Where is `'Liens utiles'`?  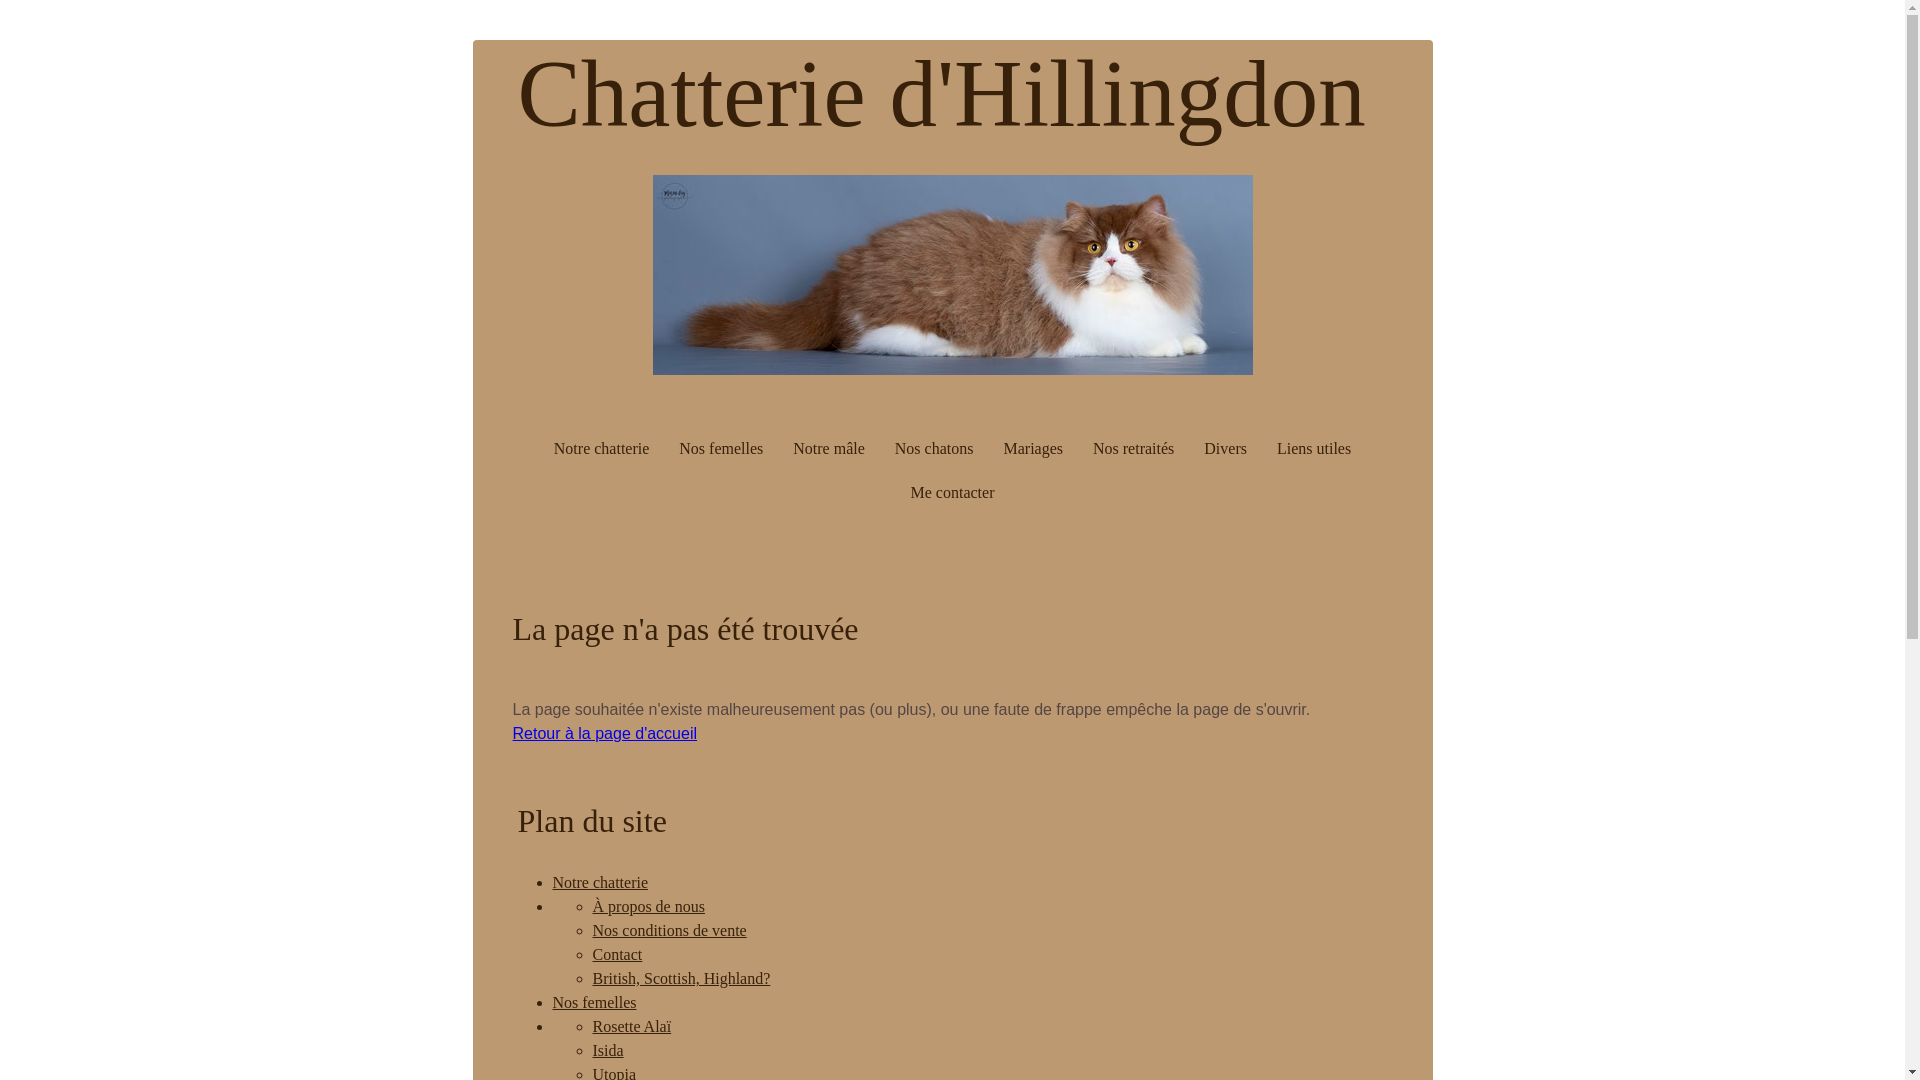 'Liens utiles' is located at coordinates (1314, 447).